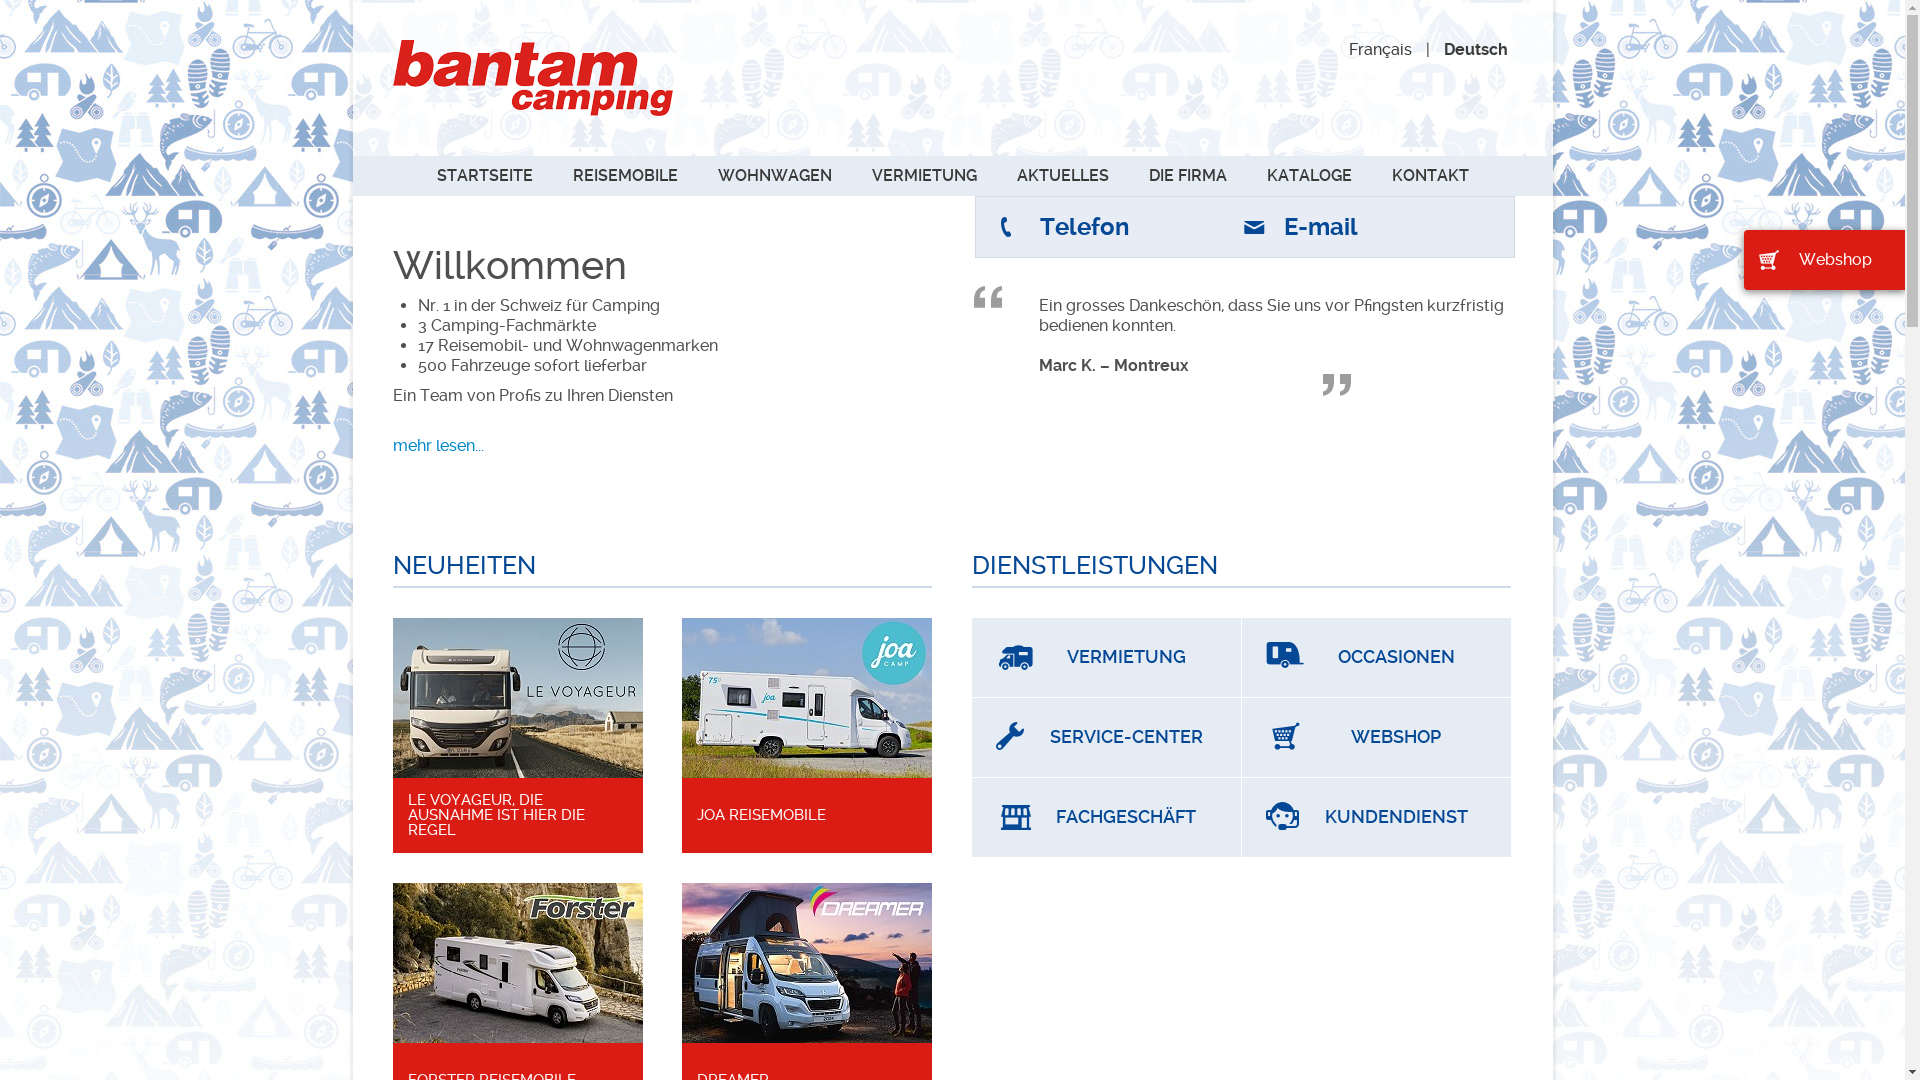 The width and height of the screenshot is (1920, 1080). I want to click on 'LE VOYAGEUR, DIE AUSNAHME IST HIER DIE REGEL', so click(518, 816).